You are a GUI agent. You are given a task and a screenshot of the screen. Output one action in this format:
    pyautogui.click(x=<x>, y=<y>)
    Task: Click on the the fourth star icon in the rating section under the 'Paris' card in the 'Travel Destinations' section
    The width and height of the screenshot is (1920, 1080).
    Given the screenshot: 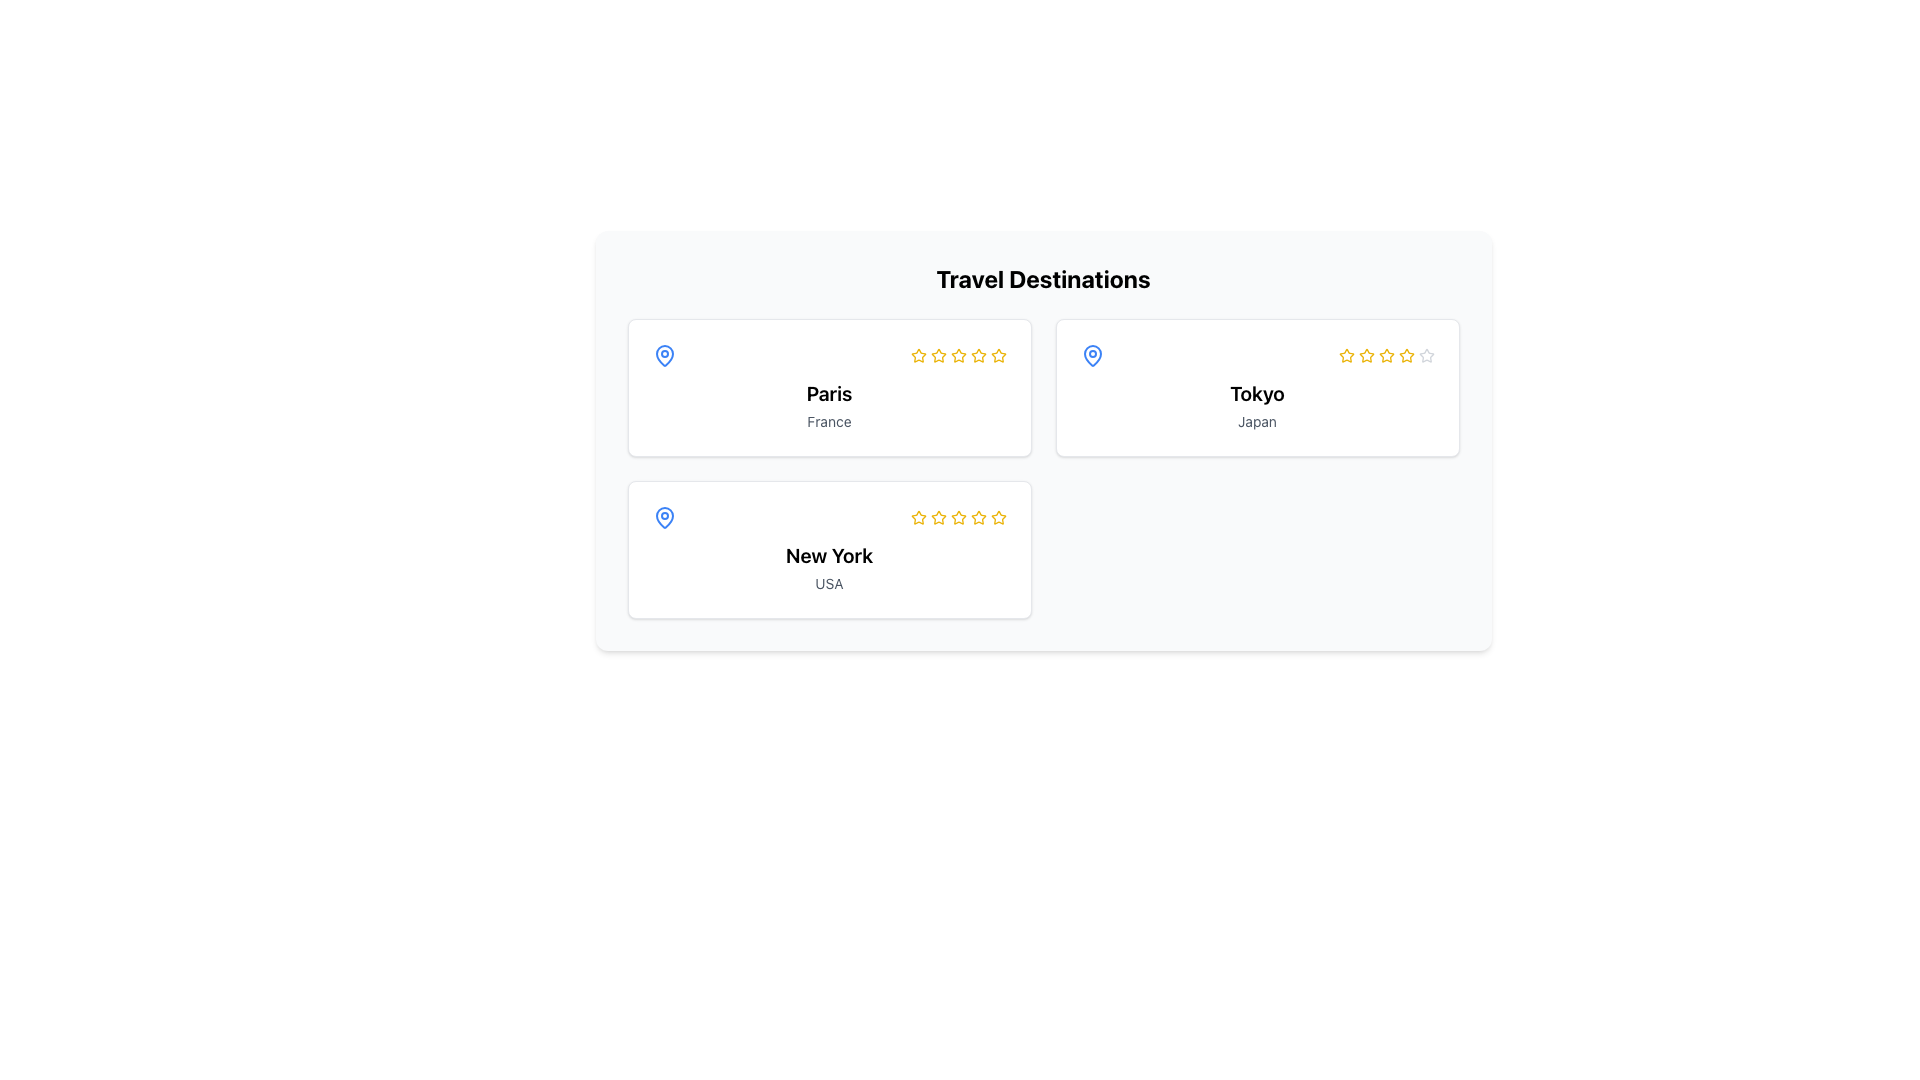 What is the action you would take?
    pyautogui.click(x=957, y=354)
    